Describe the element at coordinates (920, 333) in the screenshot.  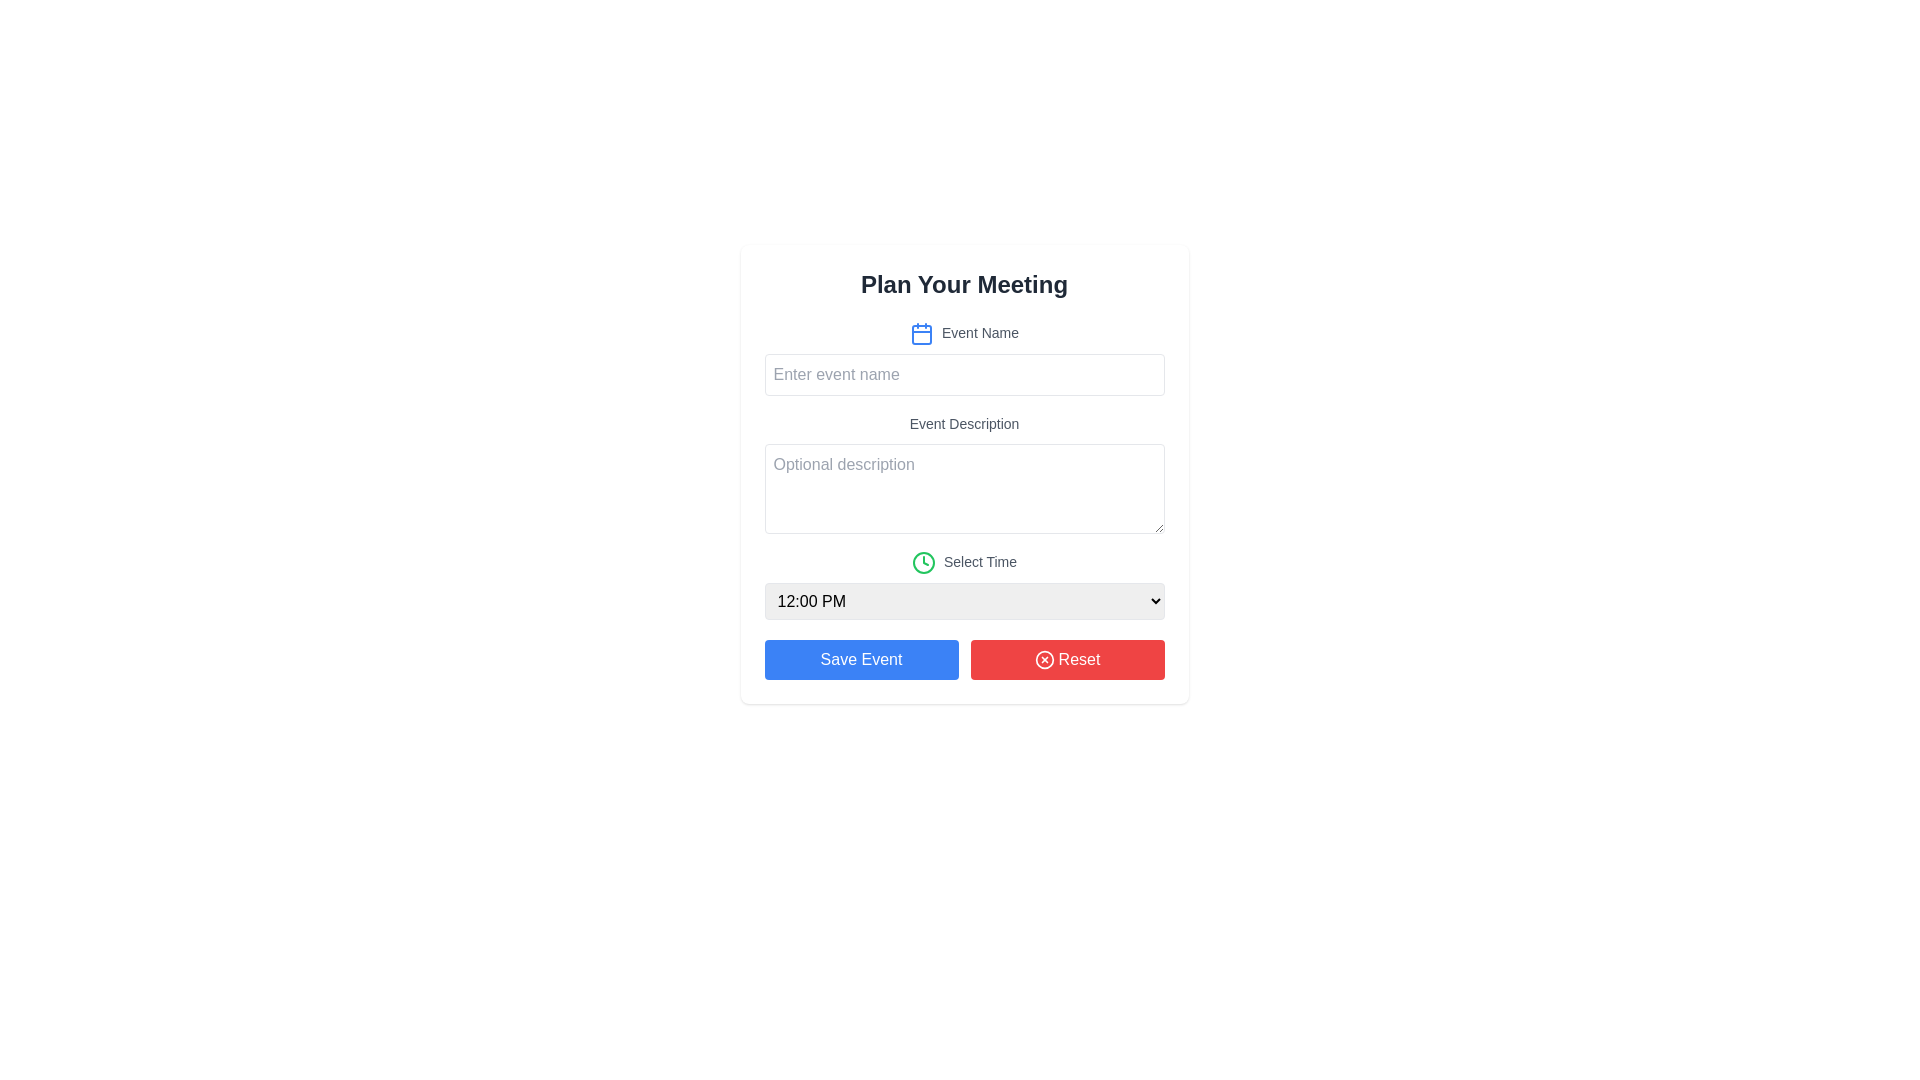
I see `the inner rectangle of the calendar icon, which represents the date selection or event marker, located next to the 'Event Name' input field` at that location.